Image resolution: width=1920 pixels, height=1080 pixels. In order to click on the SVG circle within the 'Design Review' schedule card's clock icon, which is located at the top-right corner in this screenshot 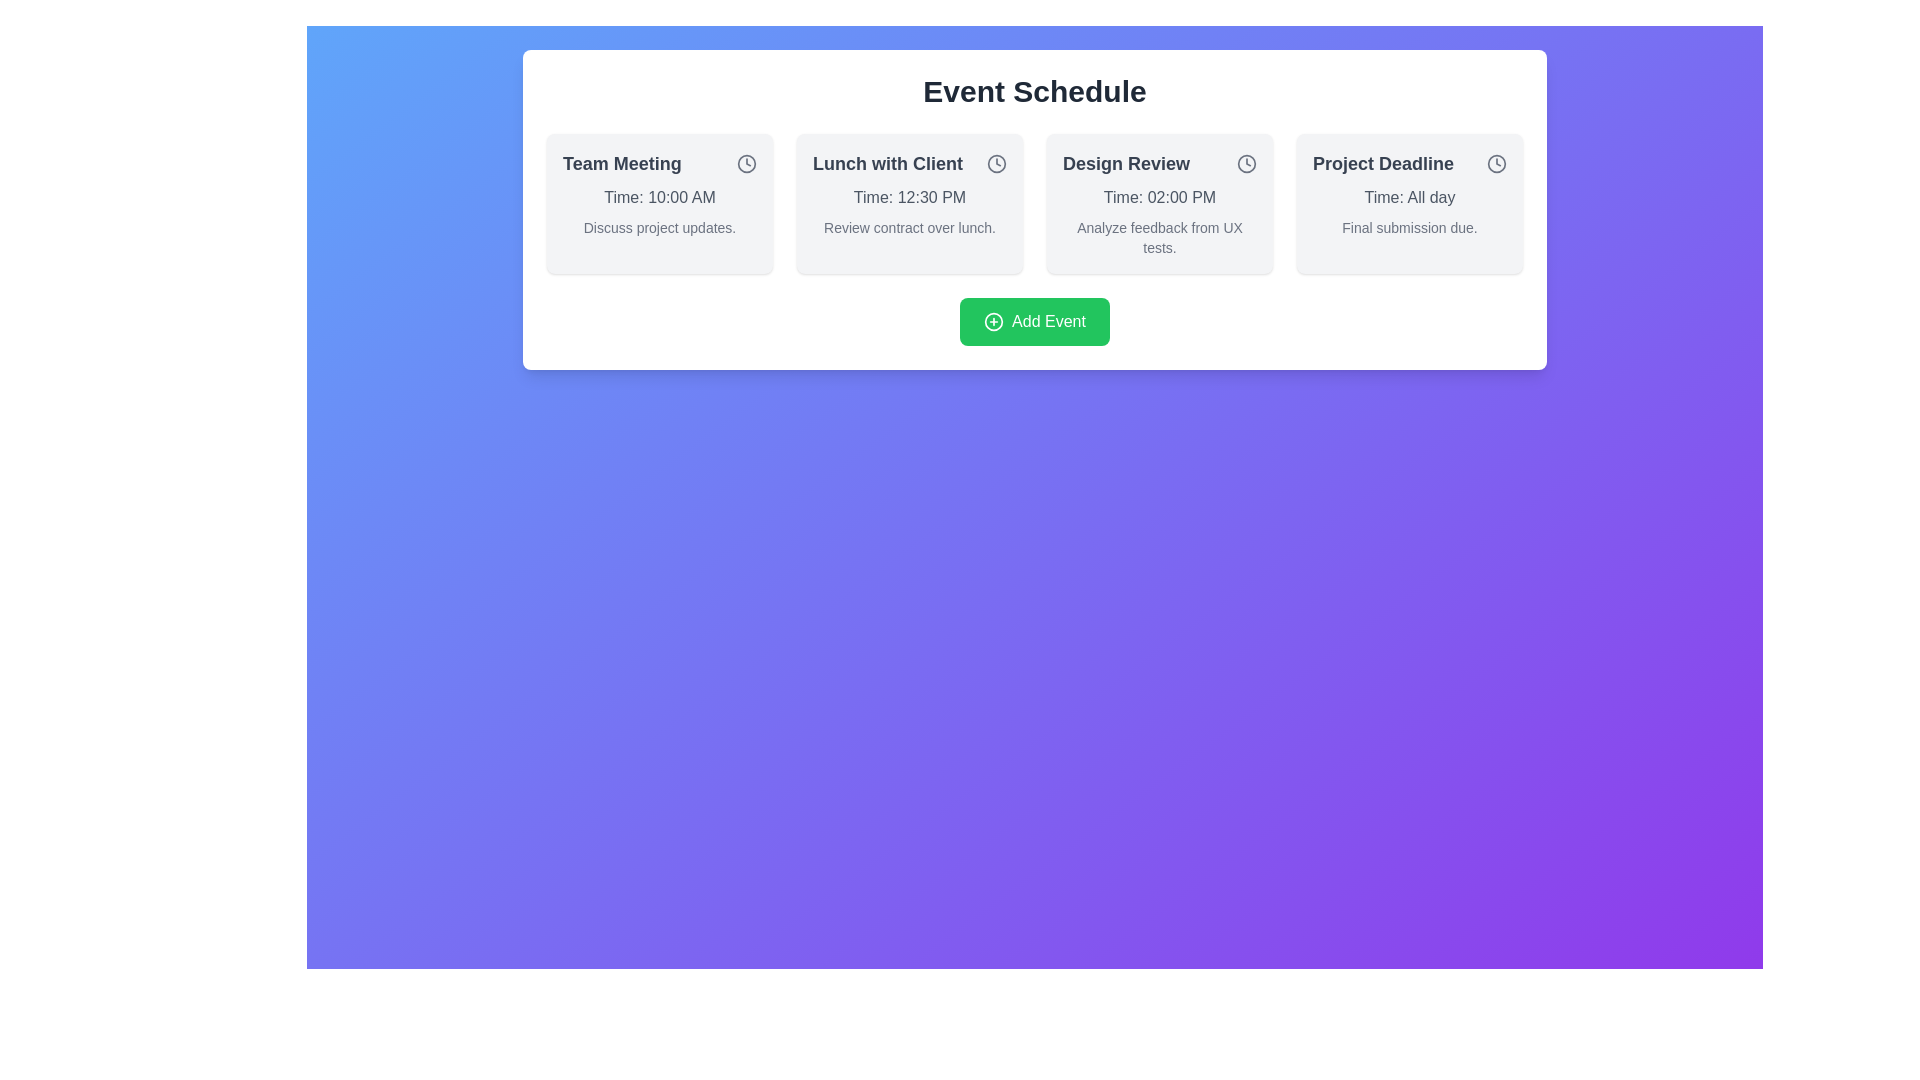, I will do `click(1246, 163)`.